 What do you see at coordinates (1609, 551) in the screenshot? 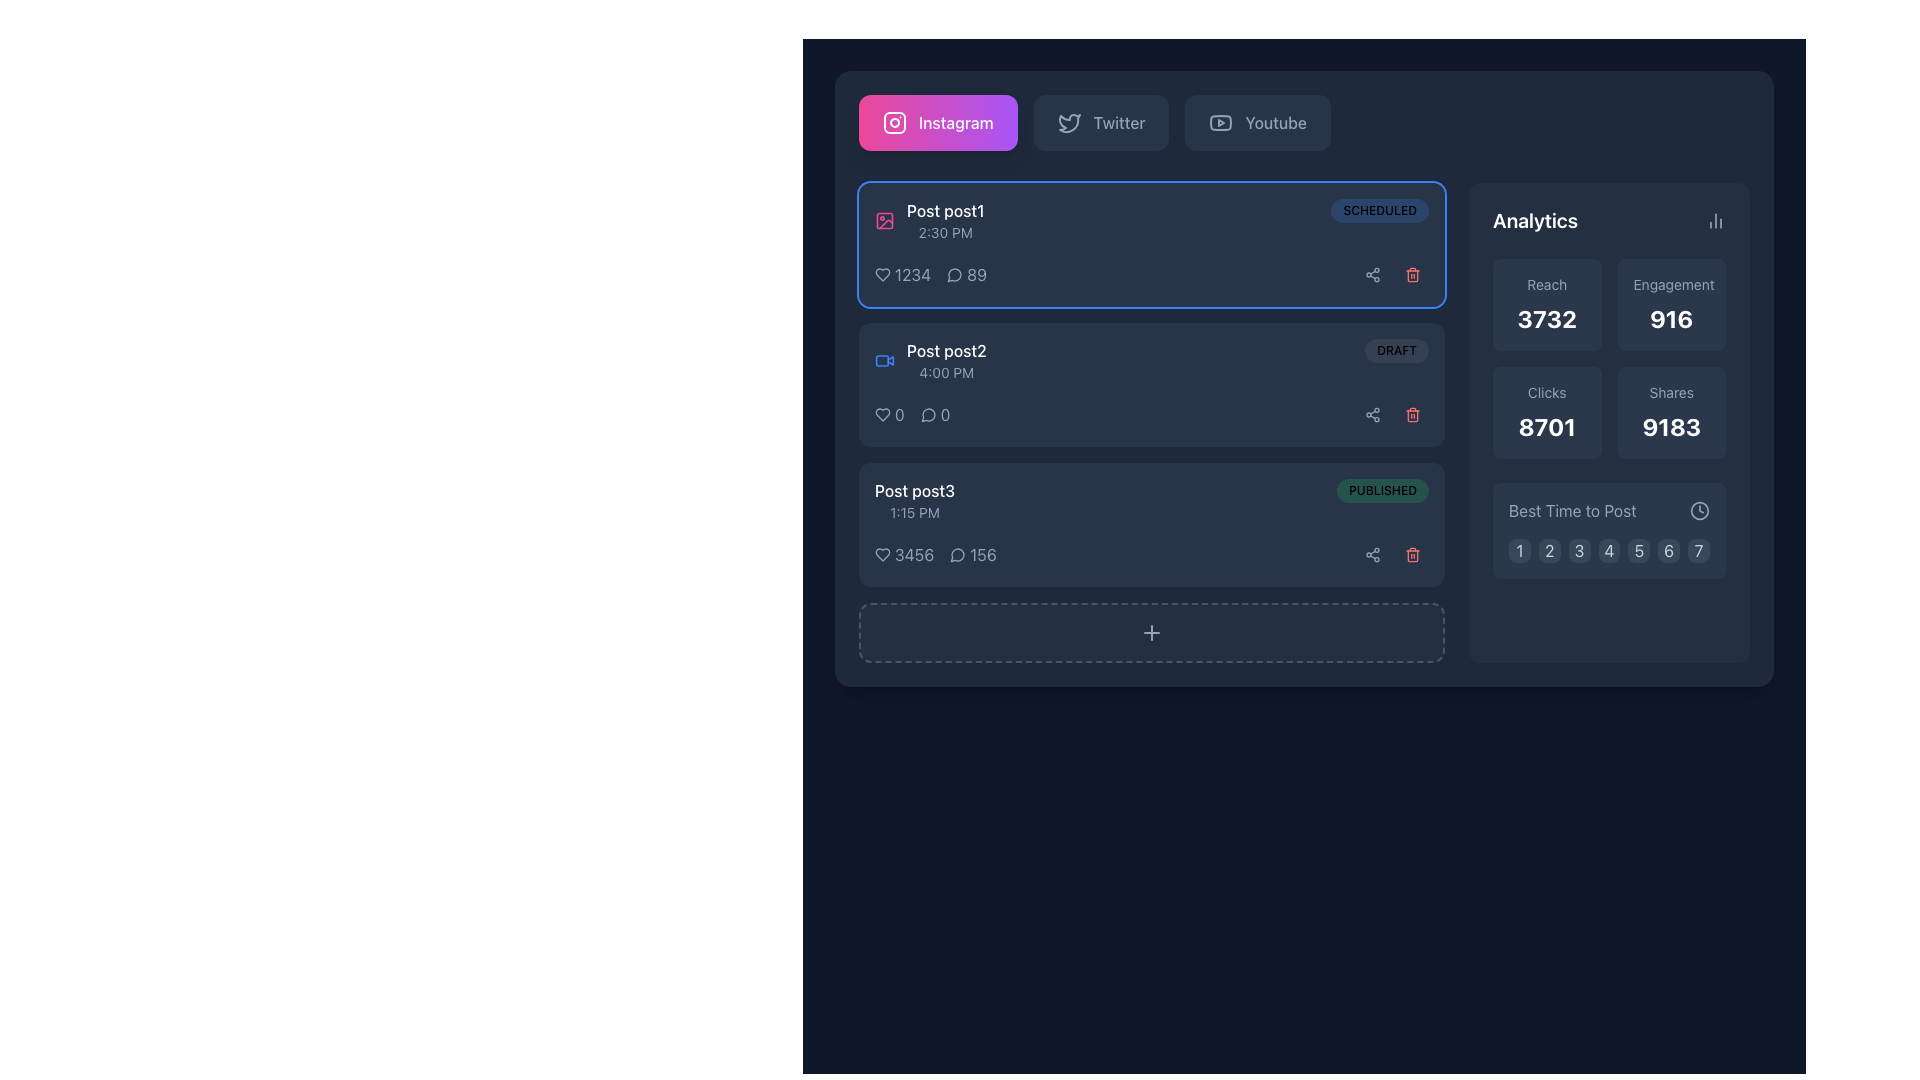
I see `the fourth tile in the 'Best Time to Post' section of the analytics panel` at bounding box center [1609, 551].